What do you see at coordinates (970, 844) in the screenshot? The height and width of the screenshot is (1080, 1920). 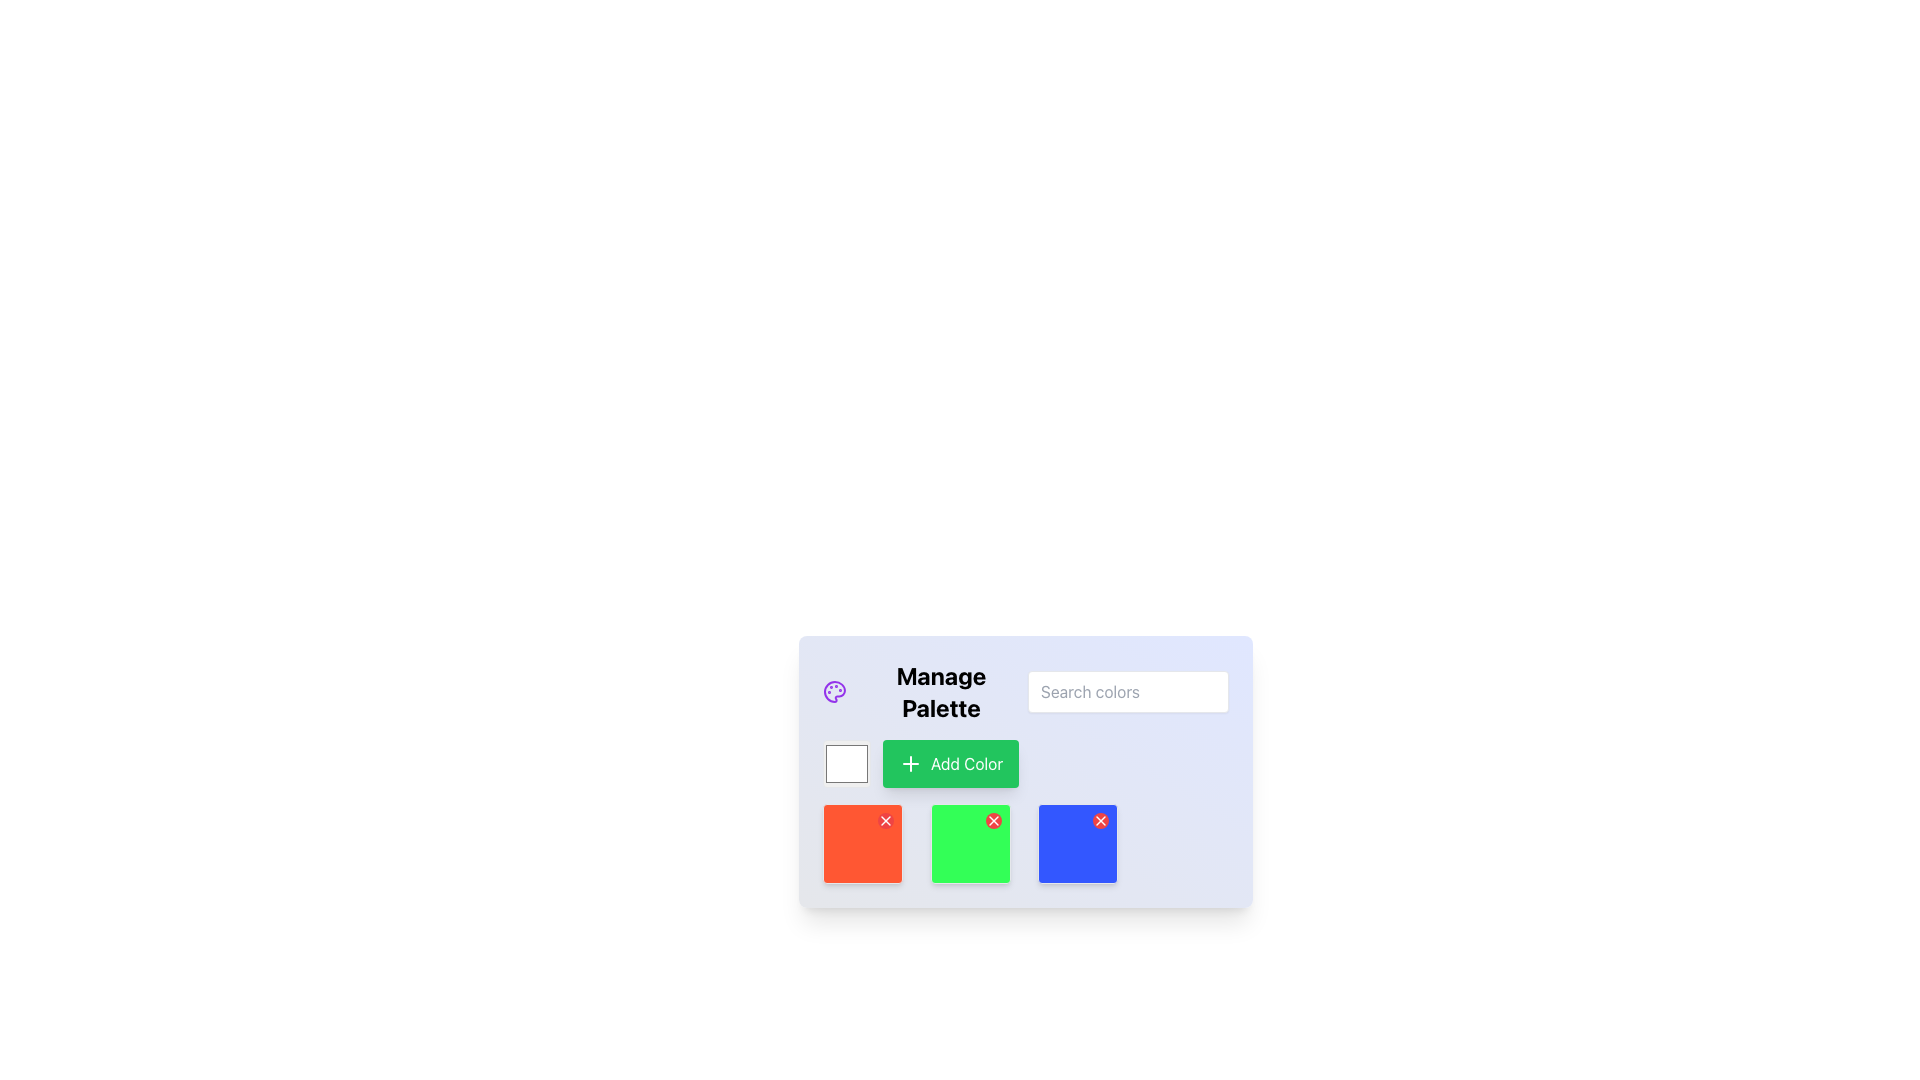 I see `the vivid green Color display box with rounded corners and an interactive red delete button located at the top-right corner` at bounding box center [970, 844].